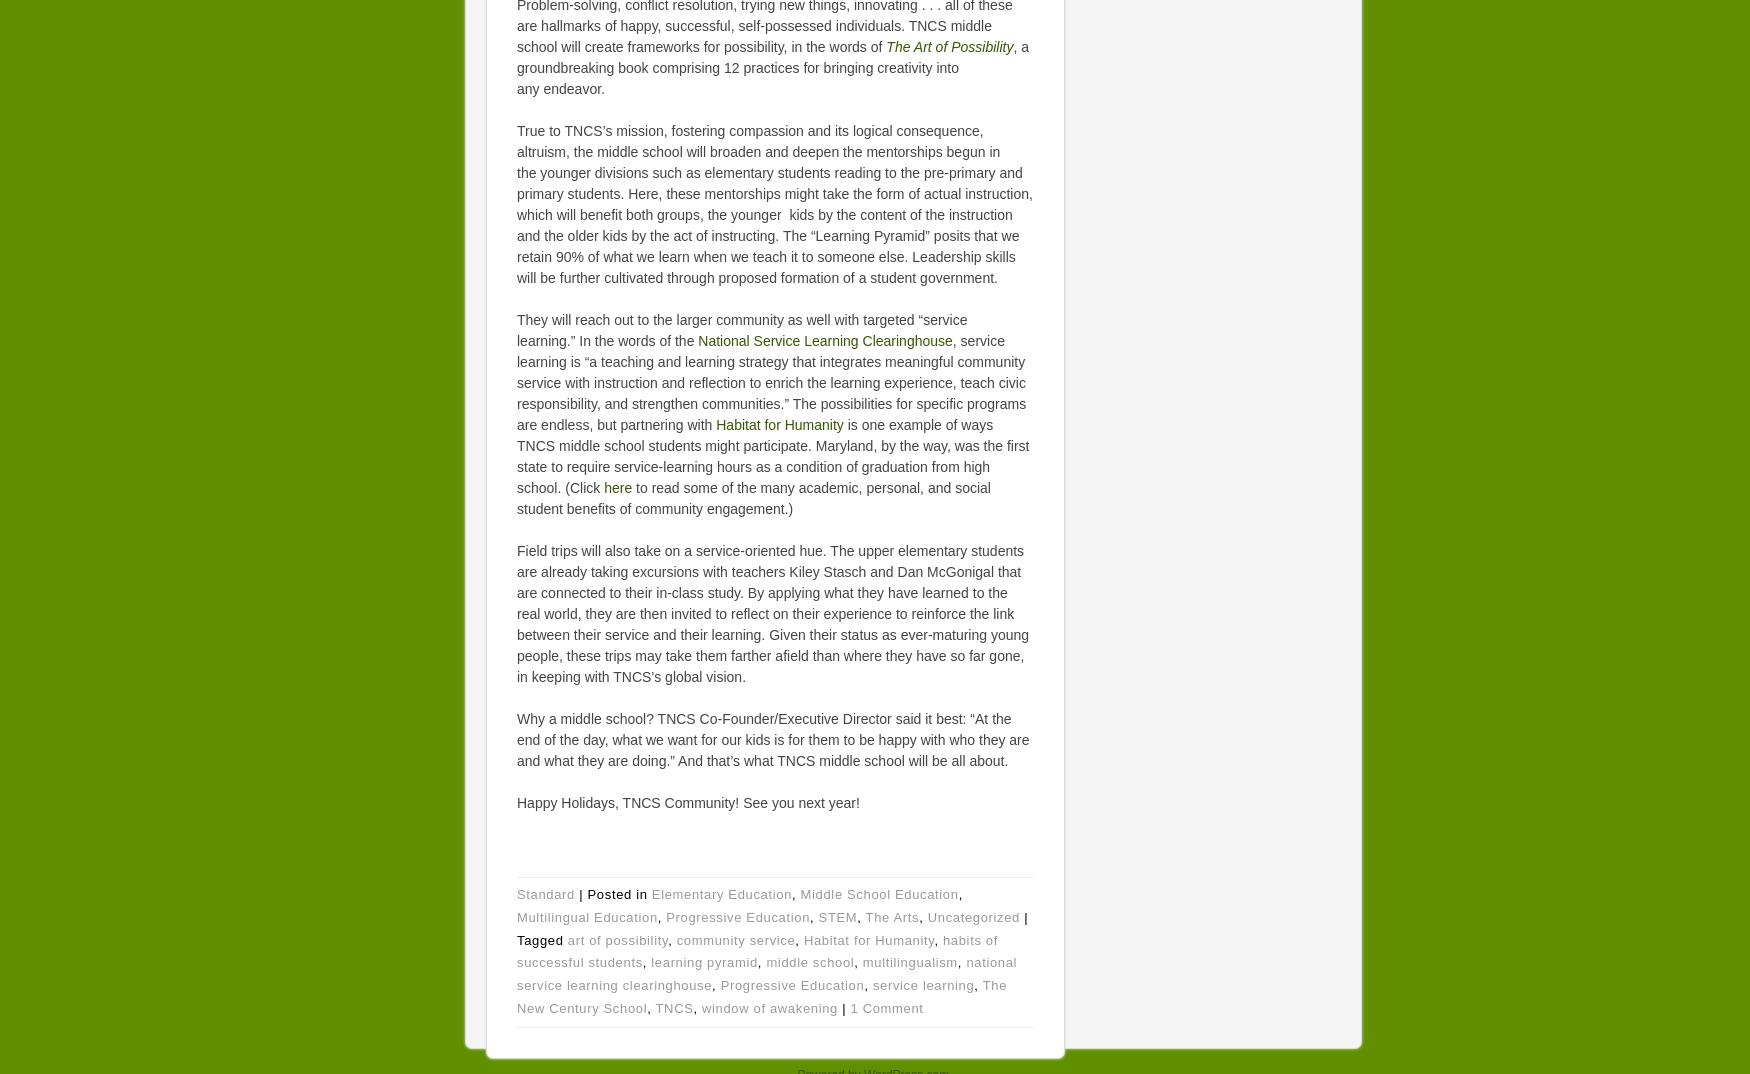 This screenshot has width=1750, height=1074. Describe the element at coordinates (824, 339) in the screenshot. I see `'National Service Learning Clearinghouse'` at that location.